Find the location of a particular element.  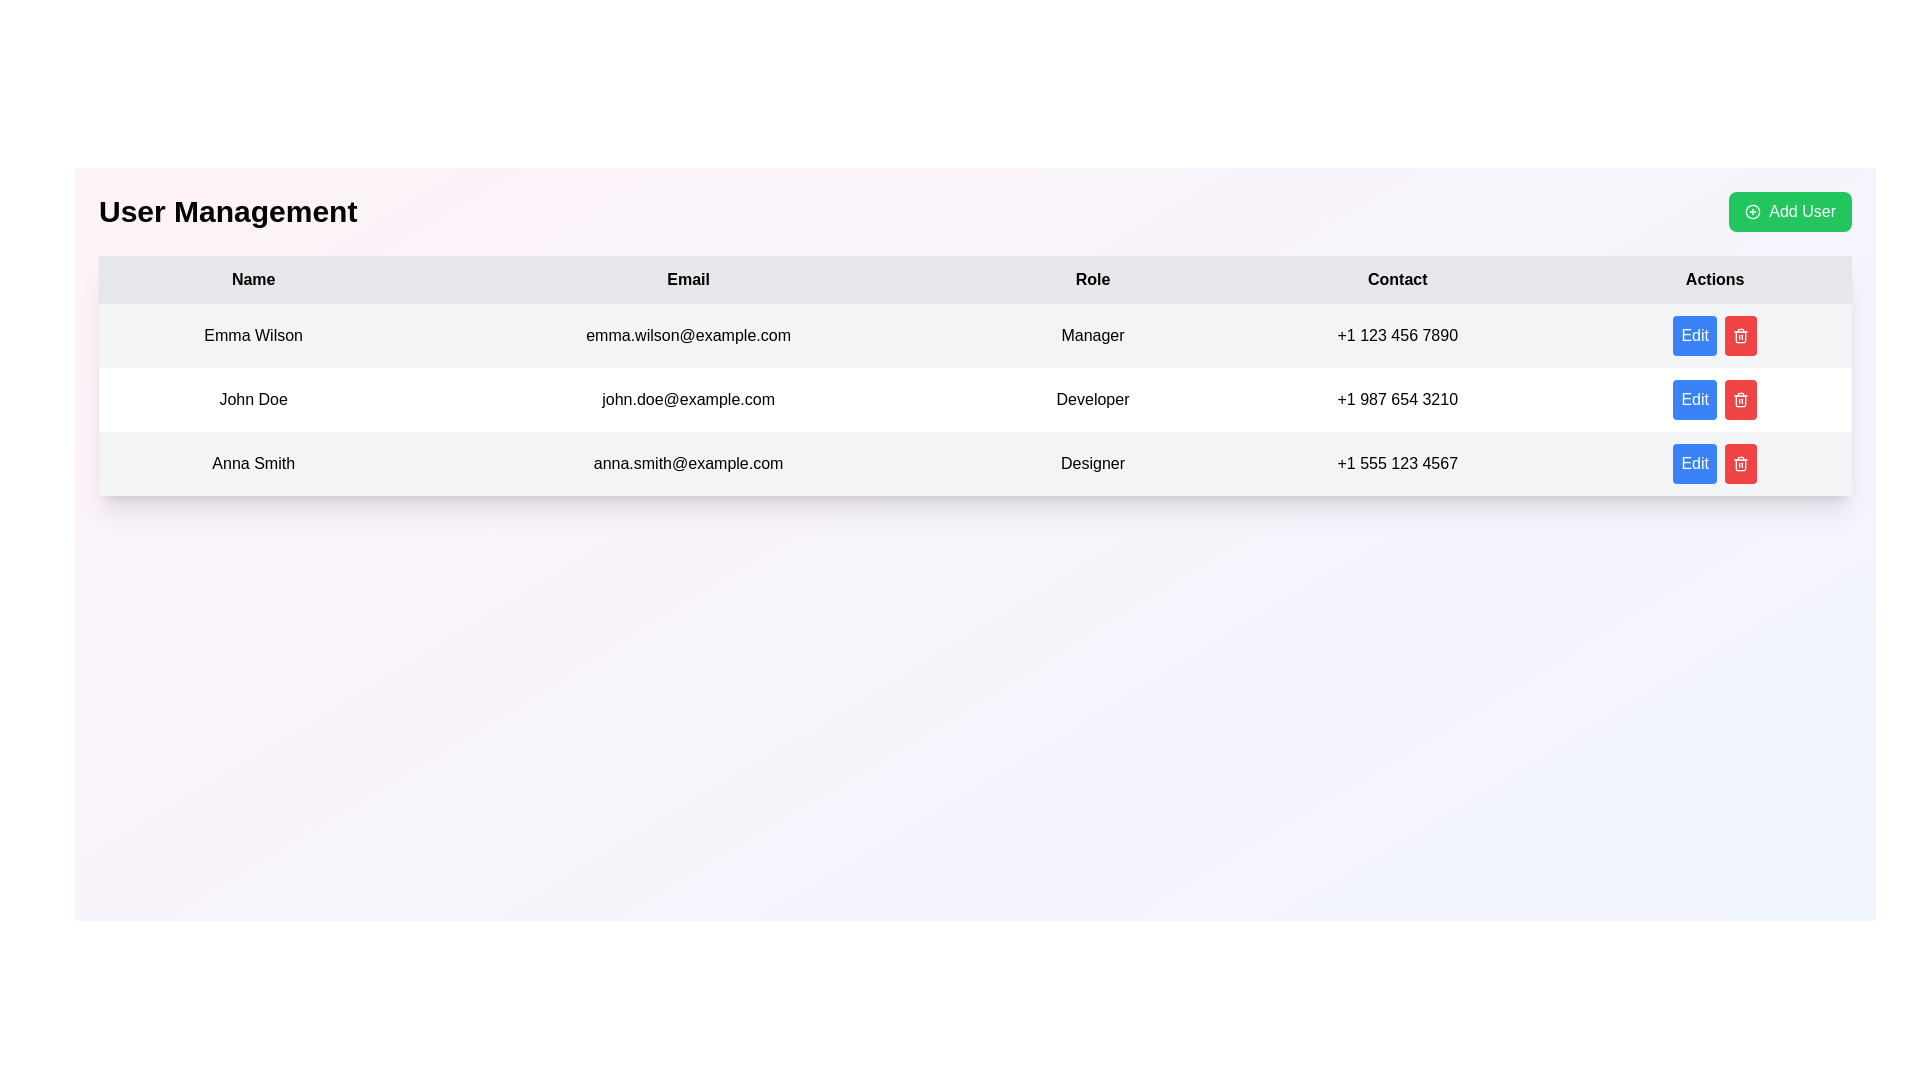

the edit button located in the 'Actions' column of the table row corresponding to 'John Doe' is located at coordinates (1713, 400).